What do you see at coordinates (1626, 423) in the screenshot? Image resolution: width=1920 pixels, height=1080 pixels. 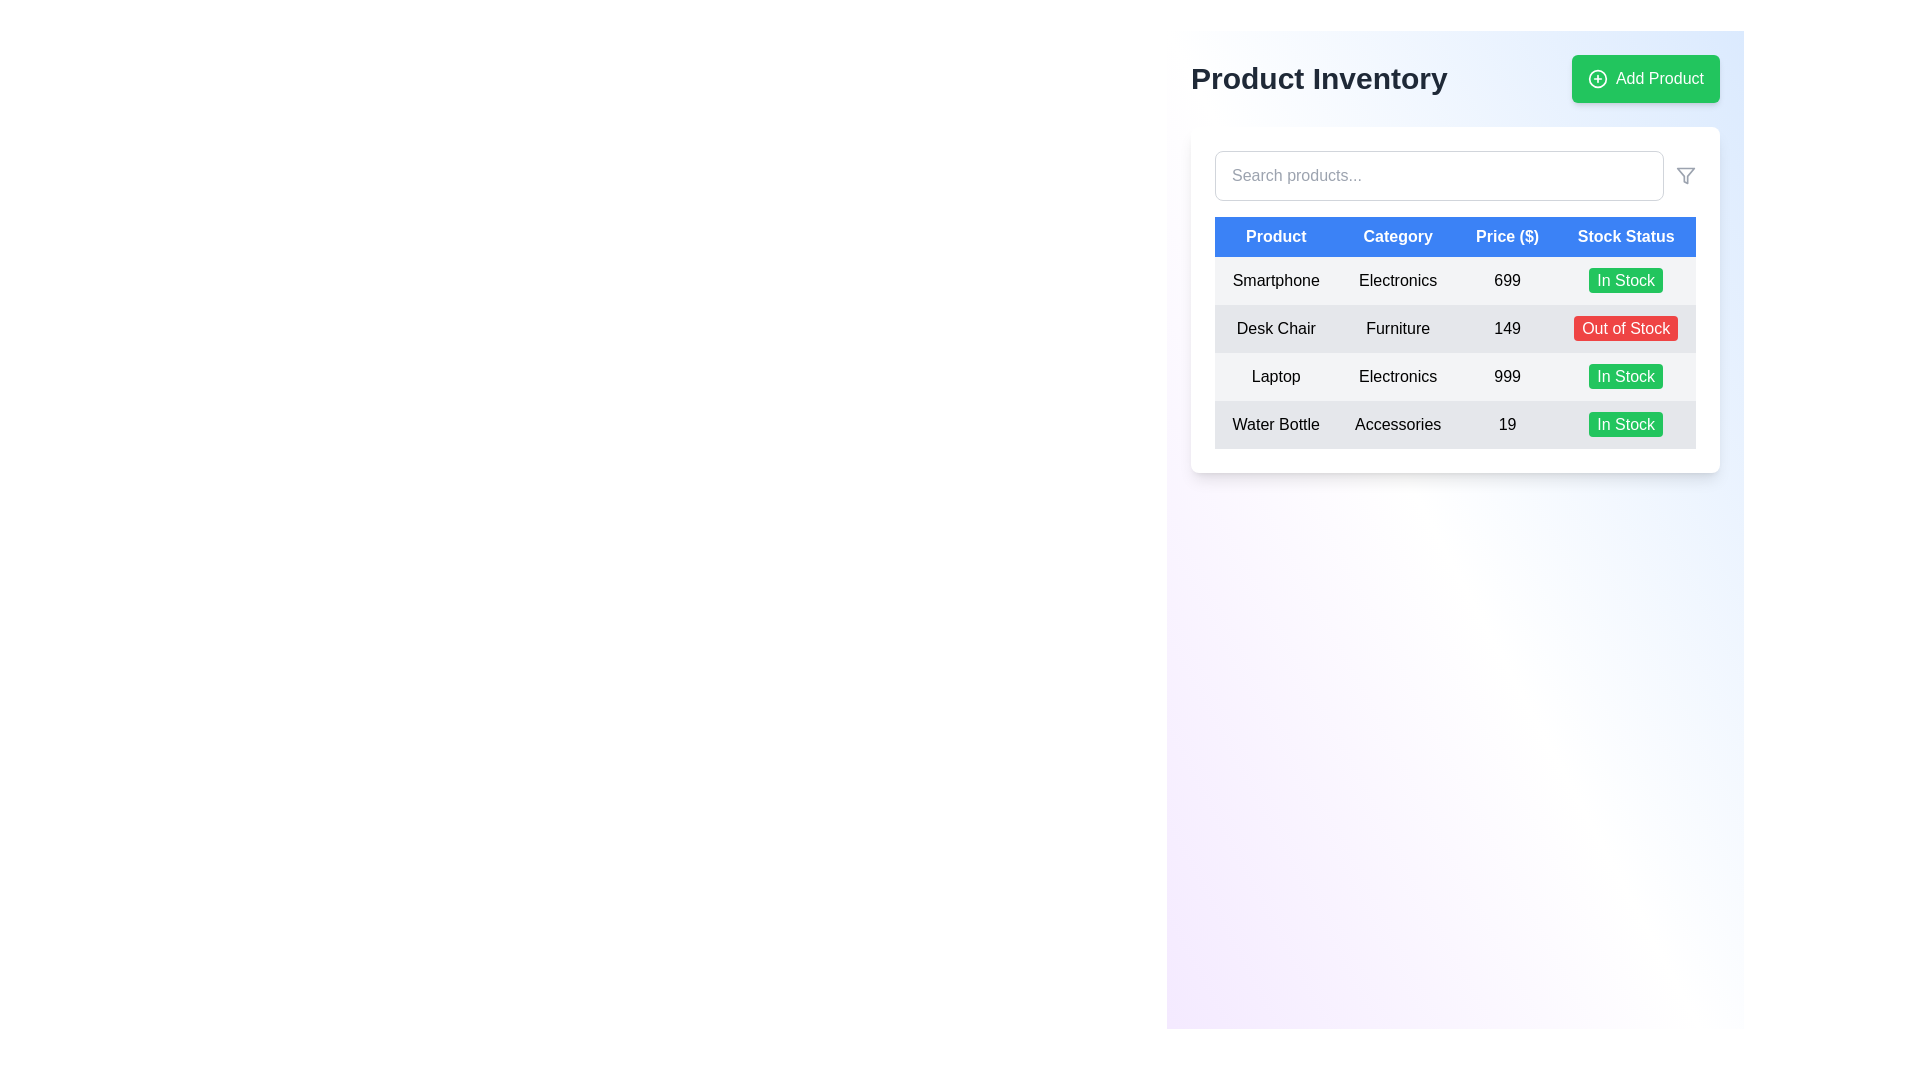 I see `the green button-shaped label with rounded corners that contains the text 'In Stock' located in the 'Stock Status' column of the bottom row for the 'Water Bottle' item` at bounding box center [1626, 423].